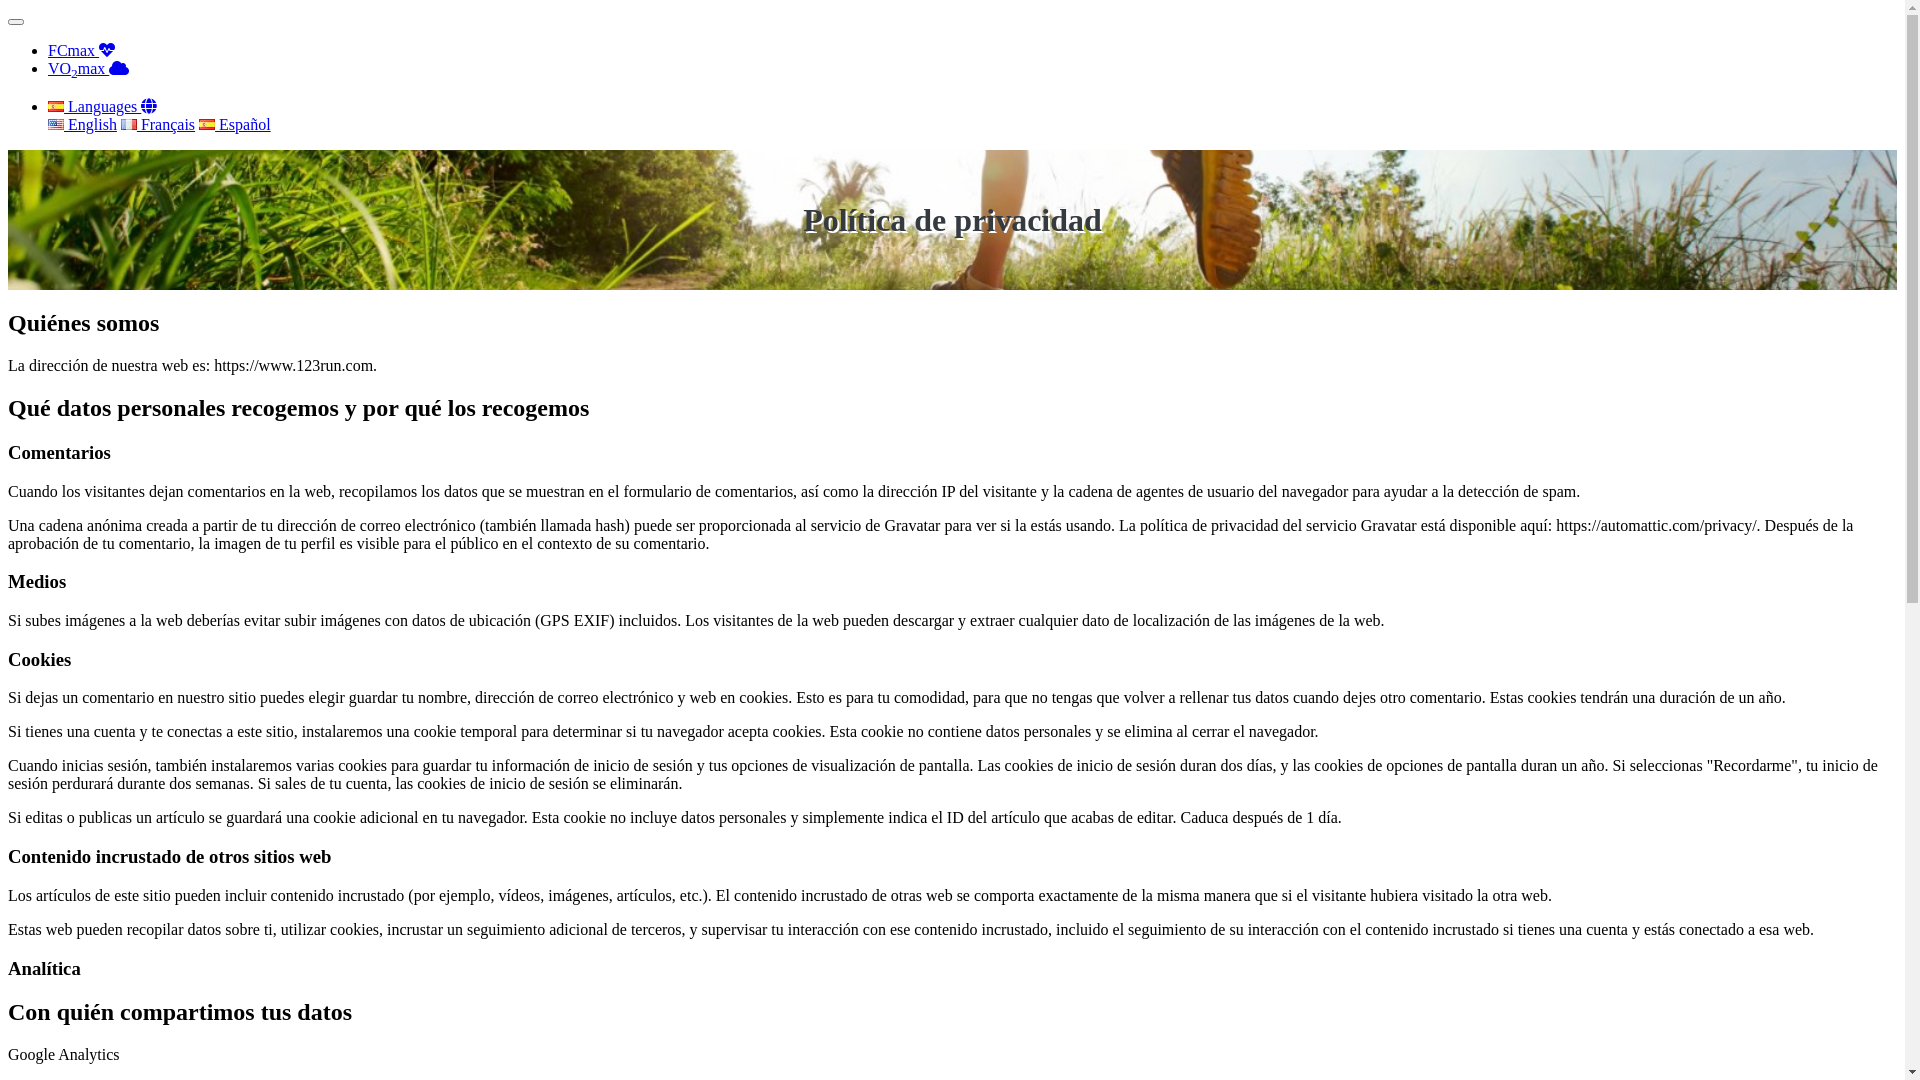 This screenshot has height=1080, width=1920. What do you see at coordinates (101, 106) in the screenshot?
I see `'Languages'` at bounding box center [101, 106].